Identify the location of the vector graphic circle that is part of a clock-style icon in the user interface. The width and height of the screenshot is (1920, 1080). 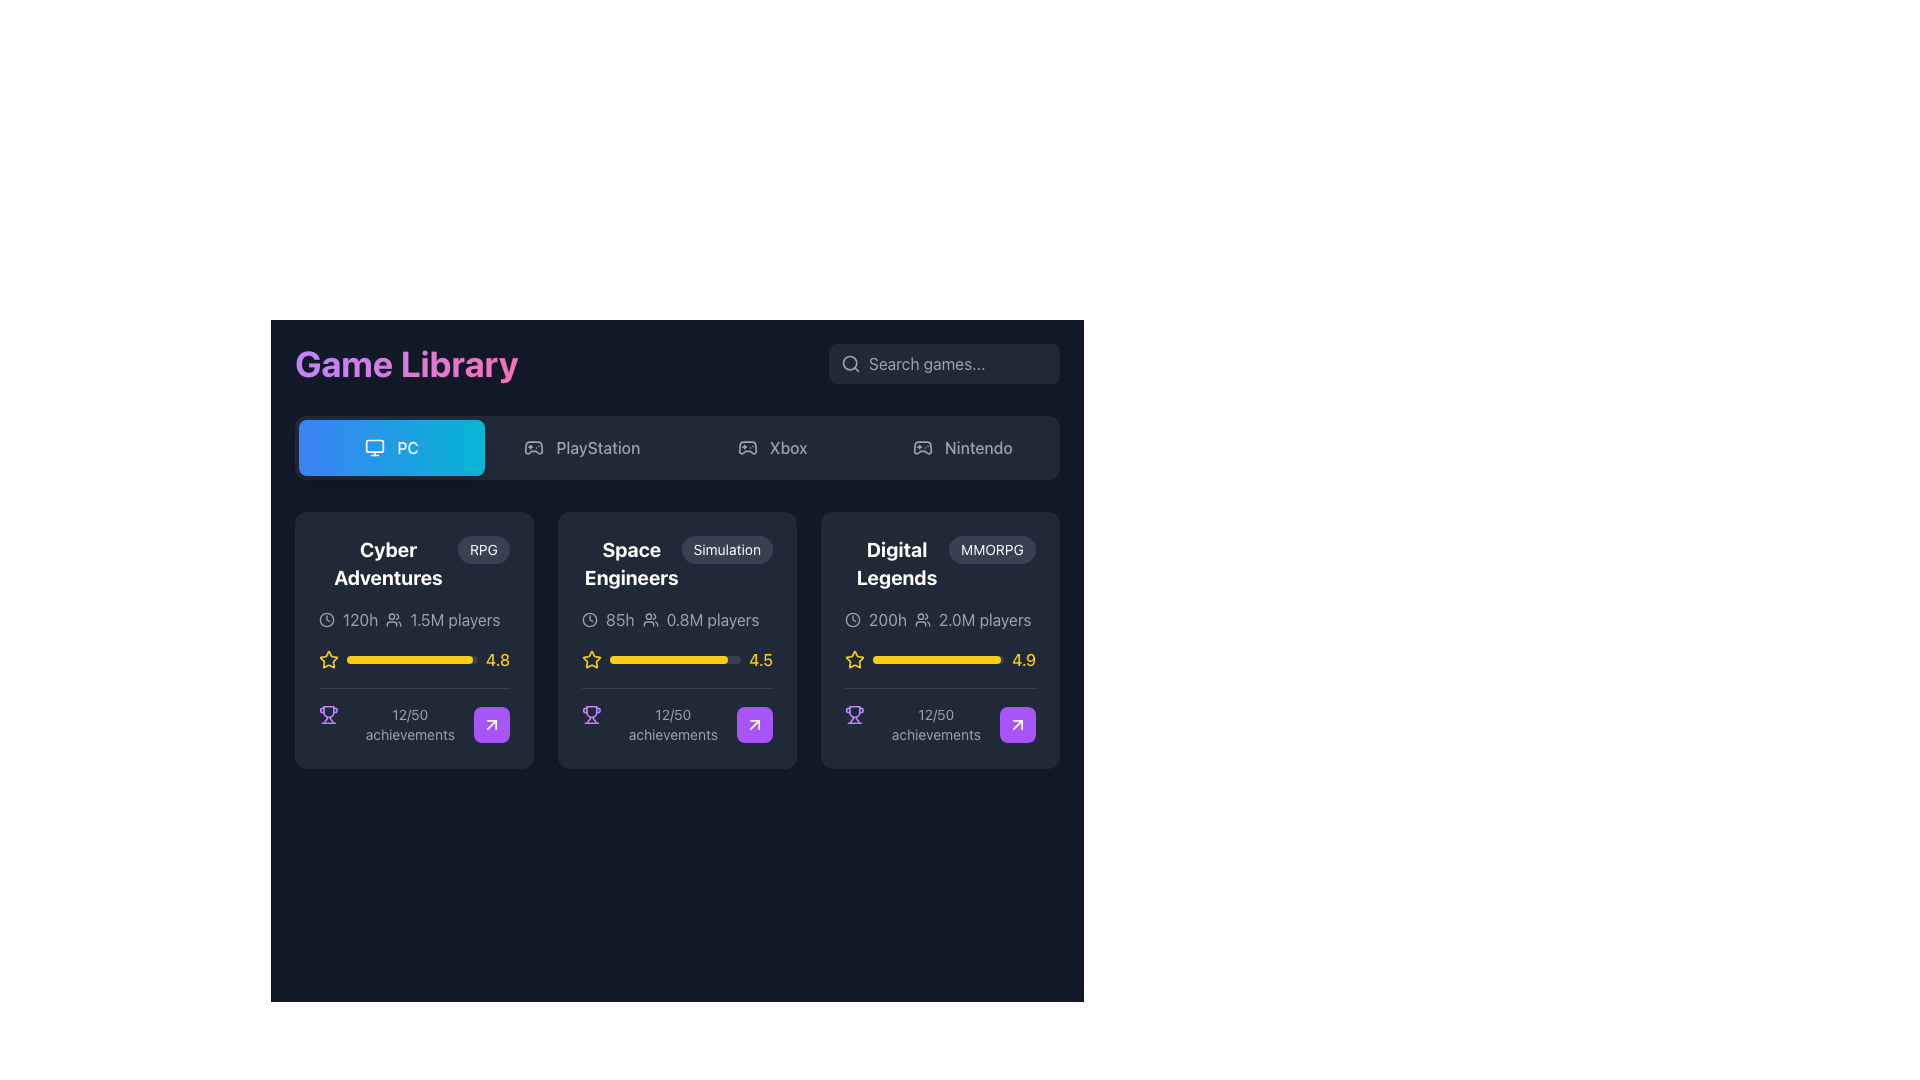
(326, 619).